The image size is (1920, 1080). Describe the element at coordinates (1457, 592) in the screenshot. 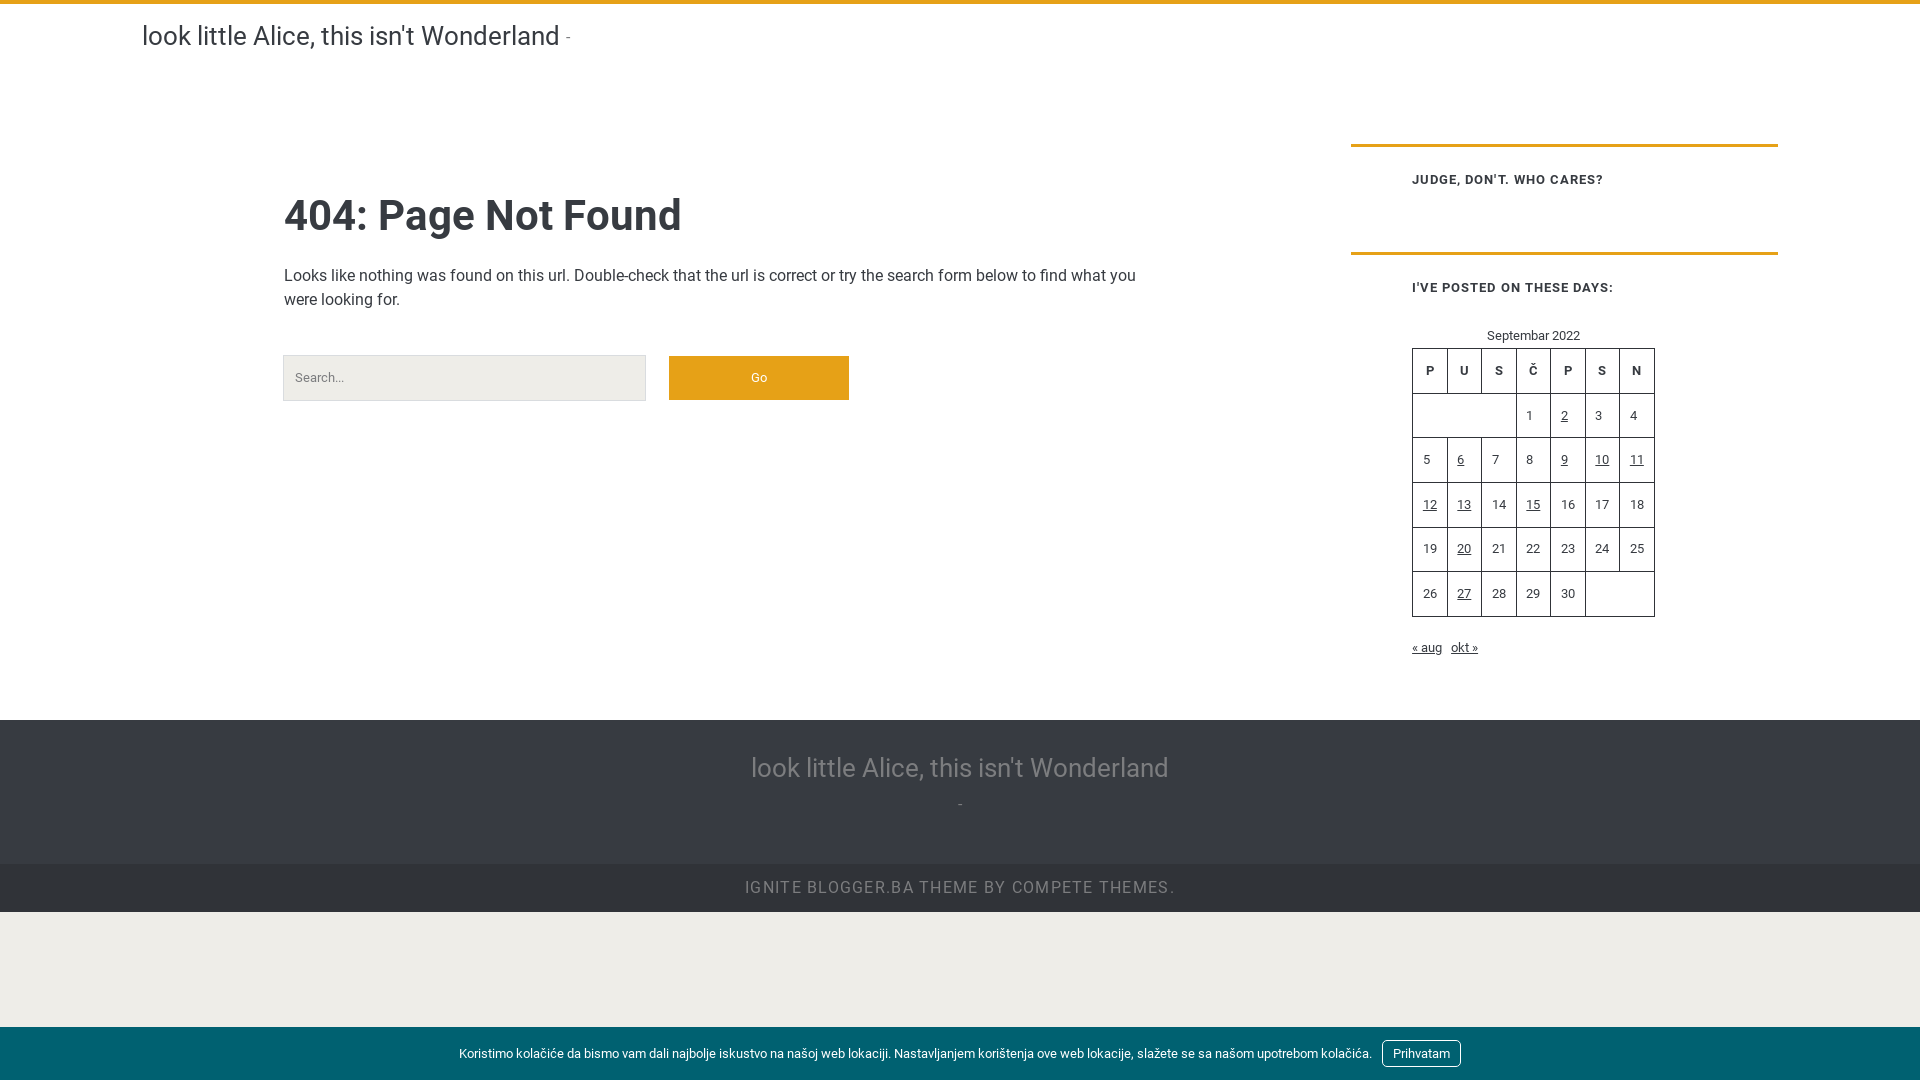

I see `'27'` at that location.